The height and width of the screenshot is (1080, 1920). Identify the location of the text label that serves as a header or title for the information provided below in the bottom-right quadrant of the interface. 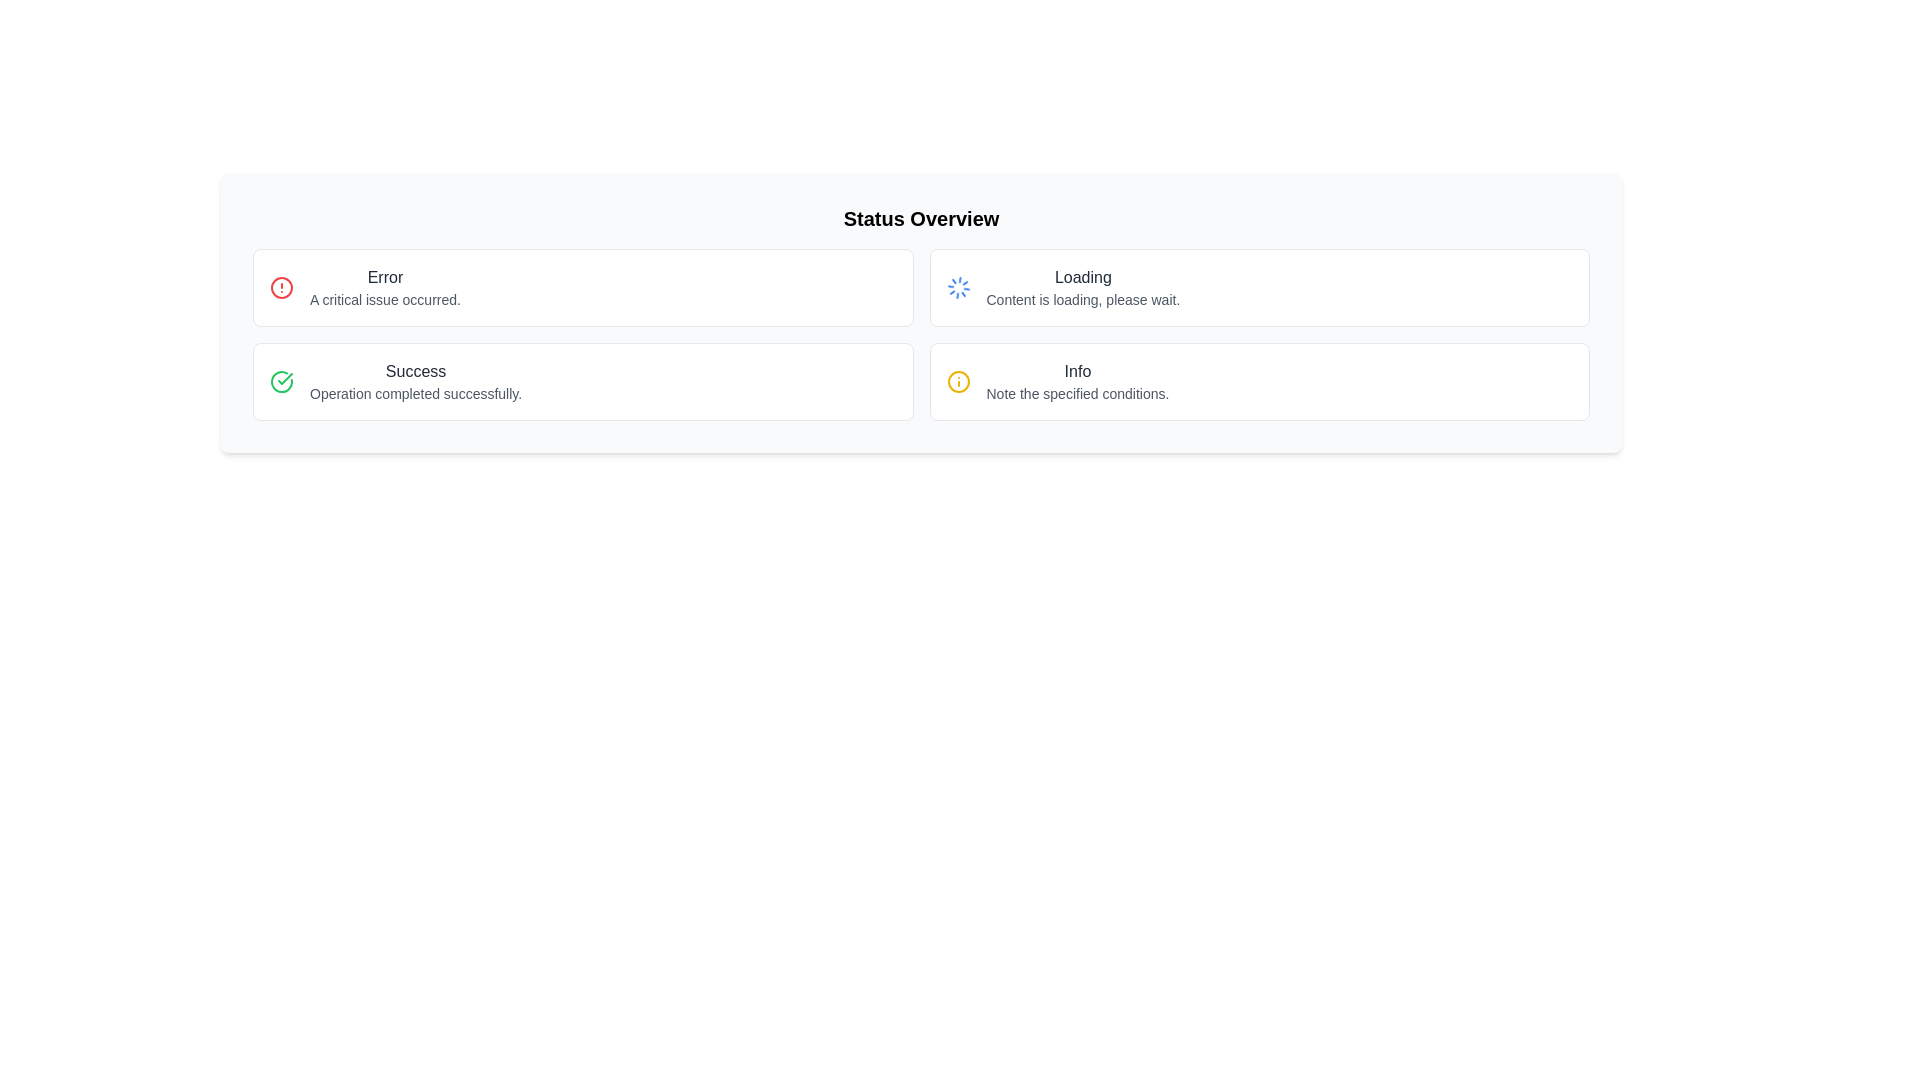
(1076, 371).